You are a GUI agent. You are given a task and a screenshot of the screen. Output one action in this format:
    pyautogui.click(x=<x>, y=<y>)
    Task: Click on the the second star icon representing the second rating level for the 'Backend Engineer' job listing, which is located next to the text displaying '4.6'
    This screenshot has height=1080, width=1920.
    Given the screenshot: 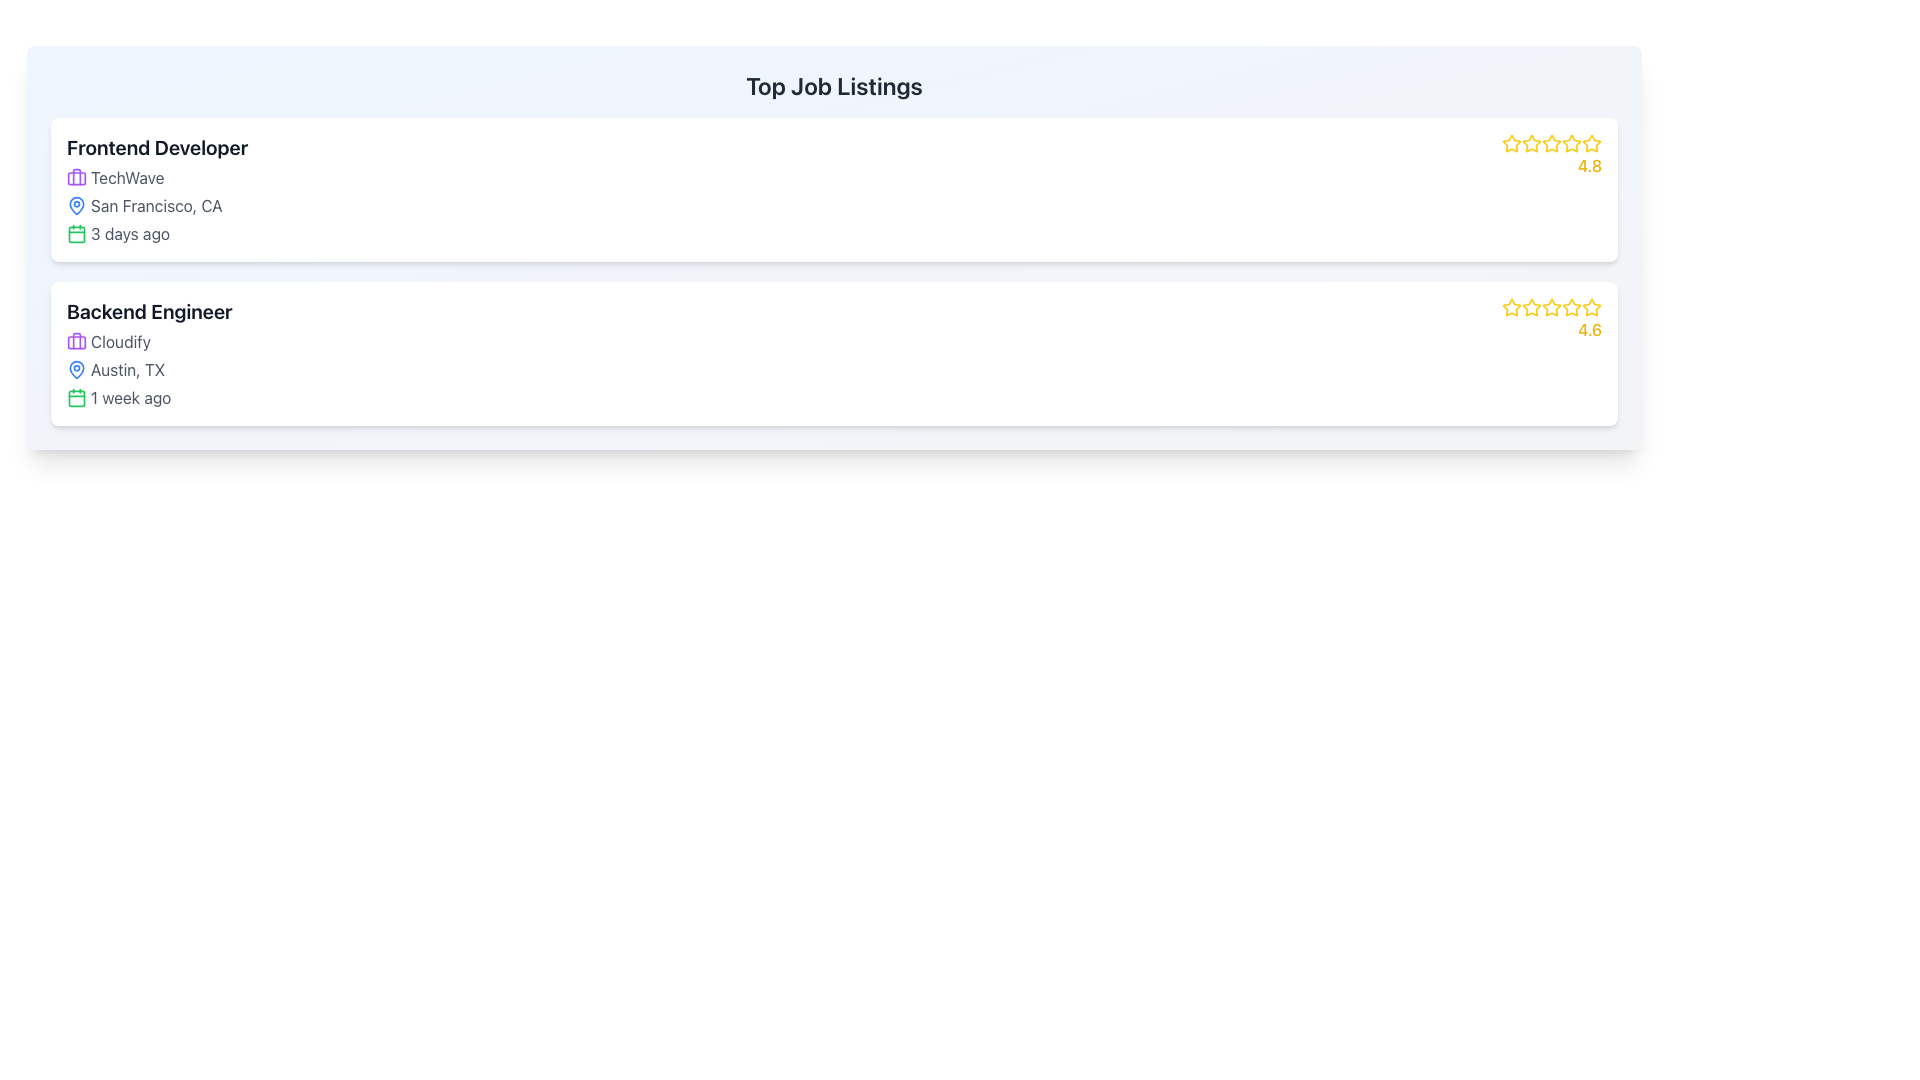 What is the action you would take?
    pyautogui.click(x=1530, y=307)
    